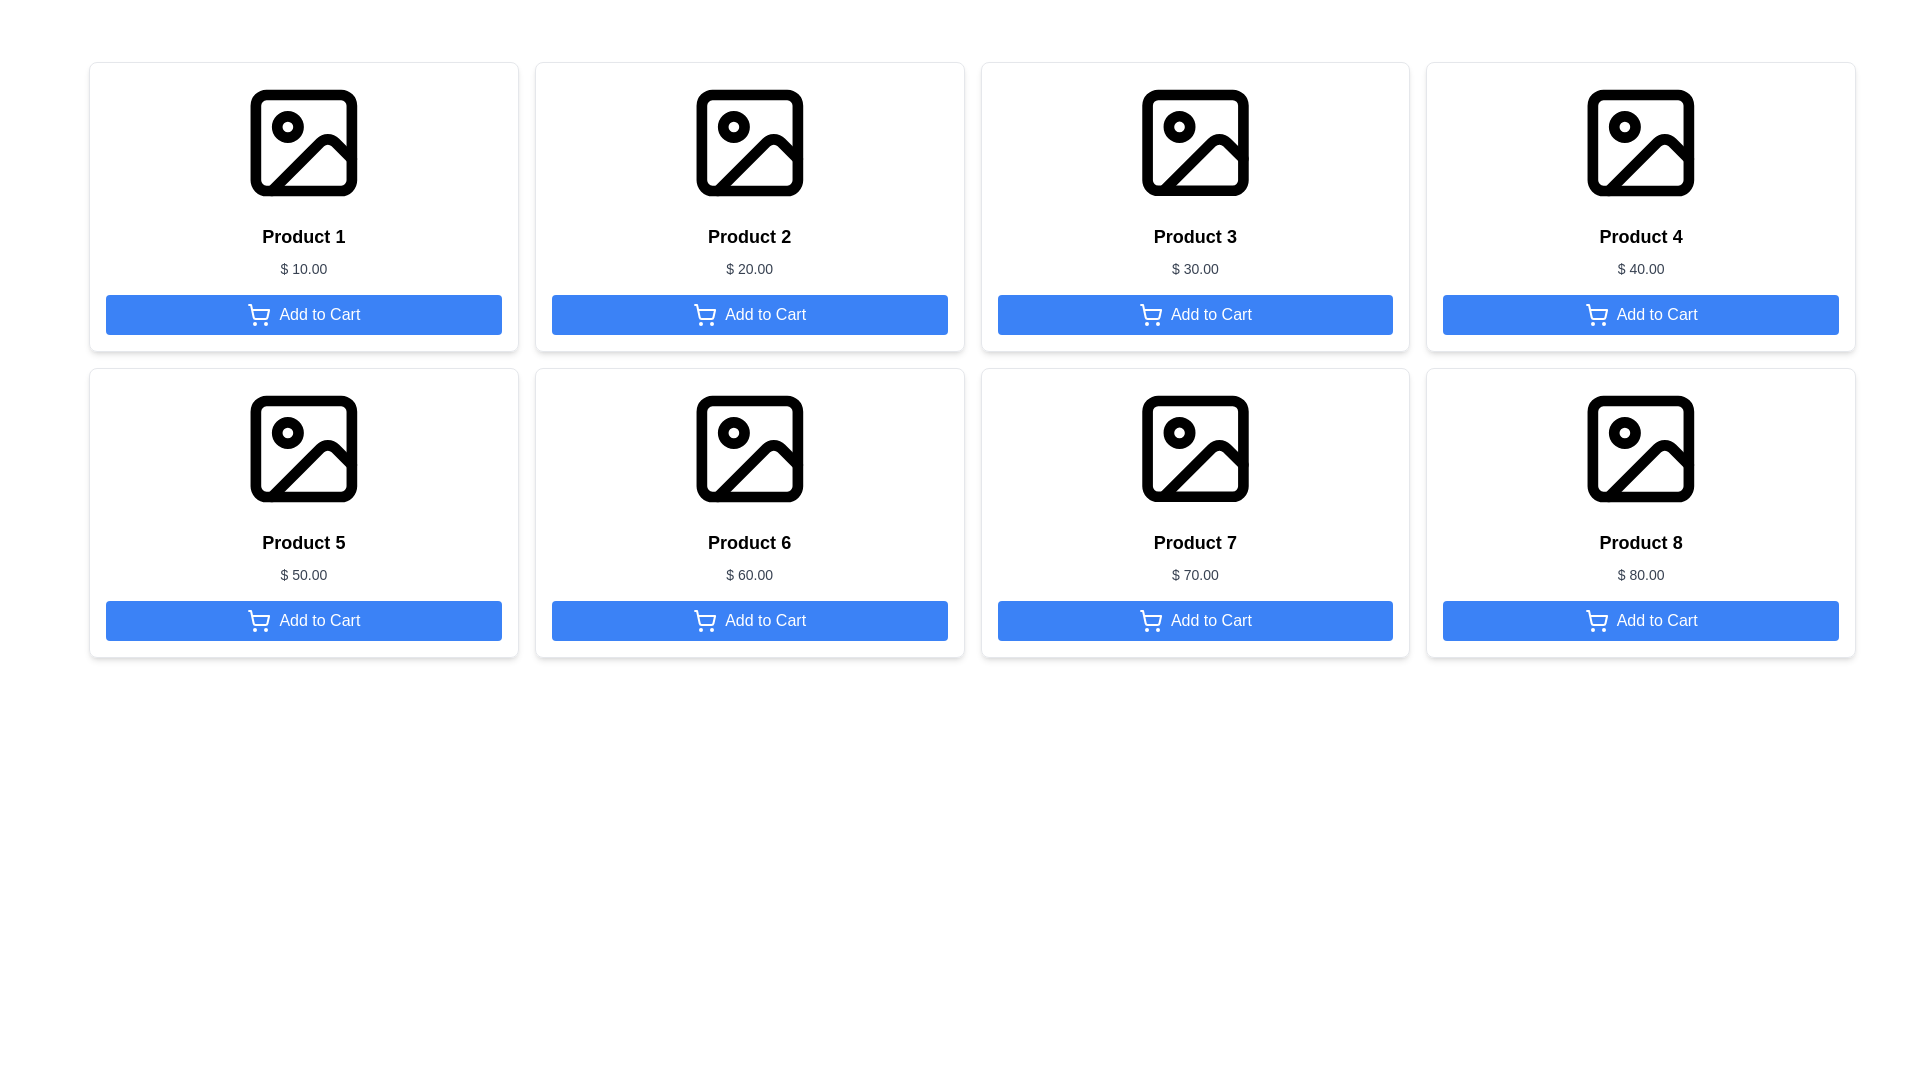  What do you see at coordinates (748, 574) in the screenshot?
I see `price displayed on the static text label for 'Product 6', located at the bottom of its product card, above the 'Add to Cart' button` at bounding box center [748, 574].